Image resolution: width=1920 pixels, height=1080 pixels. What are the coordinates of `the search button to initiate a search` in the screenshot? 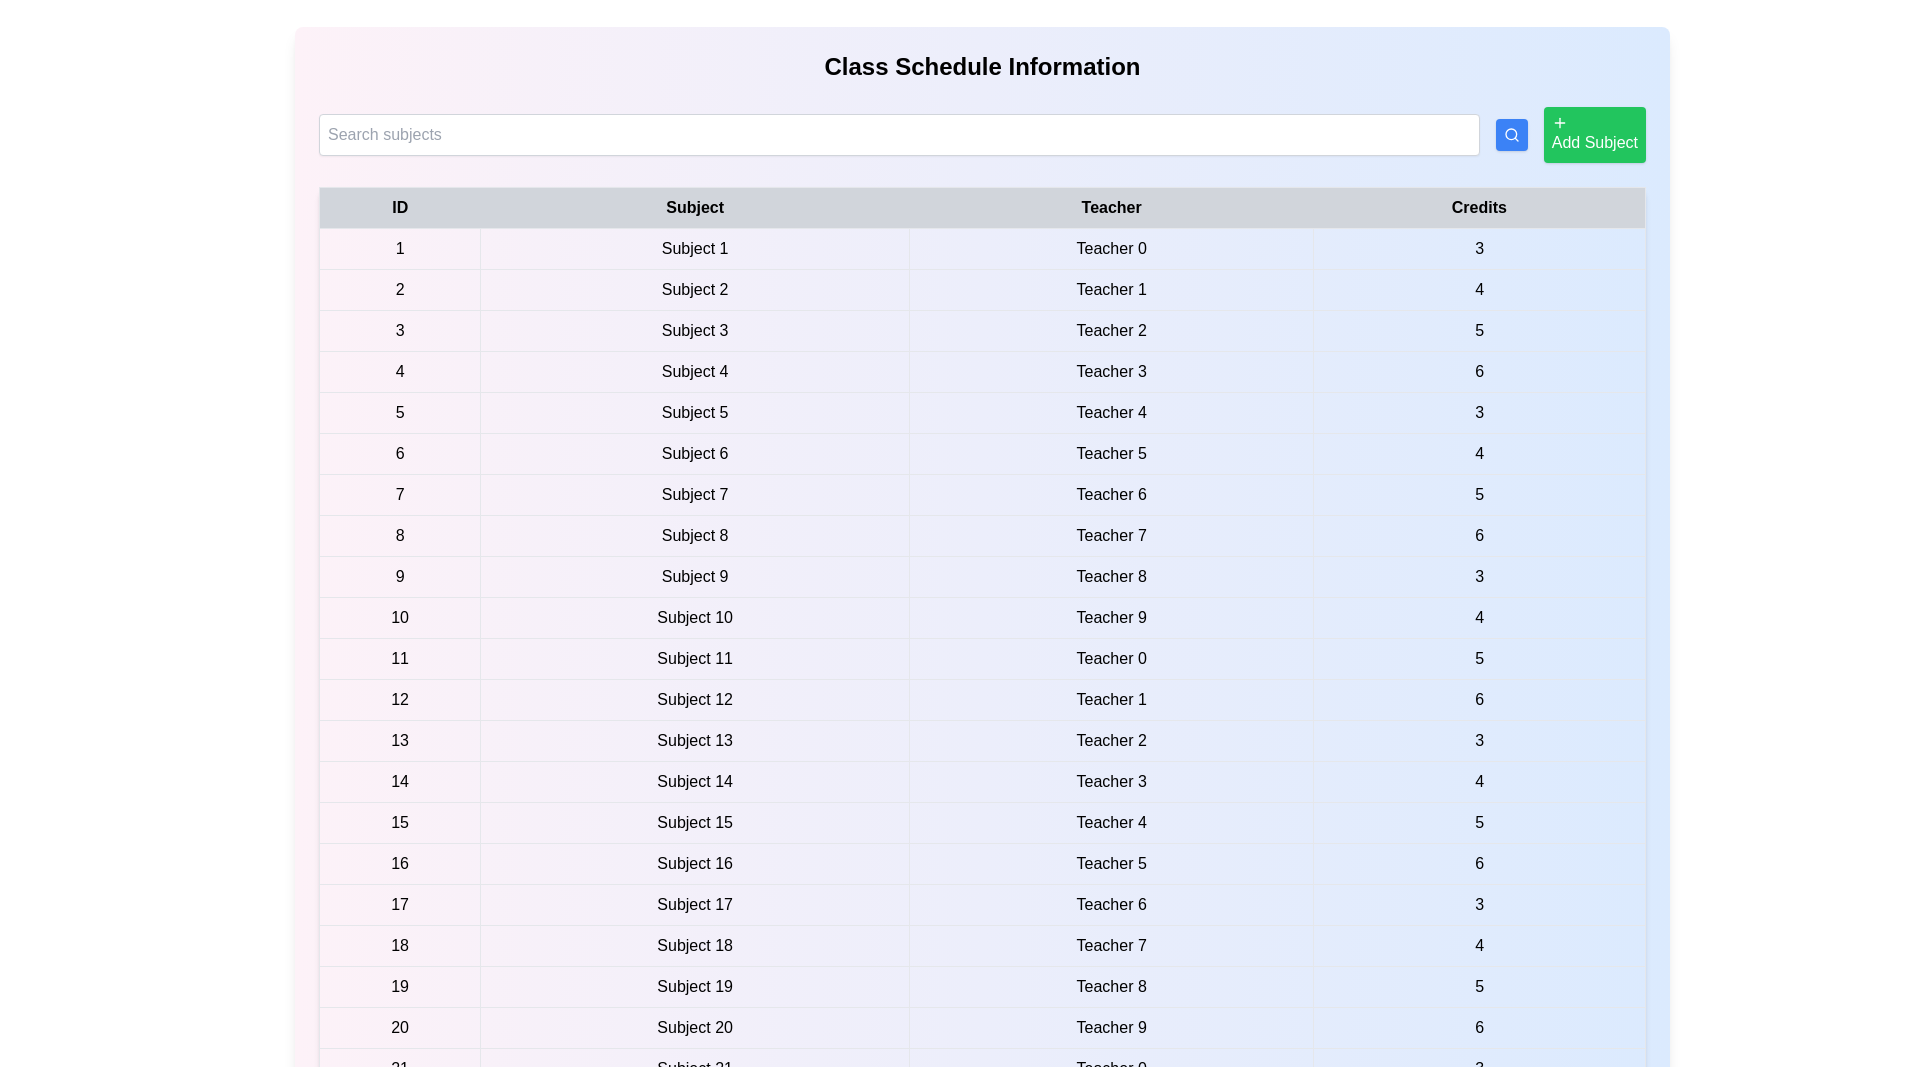 It's located at (1511, 135).